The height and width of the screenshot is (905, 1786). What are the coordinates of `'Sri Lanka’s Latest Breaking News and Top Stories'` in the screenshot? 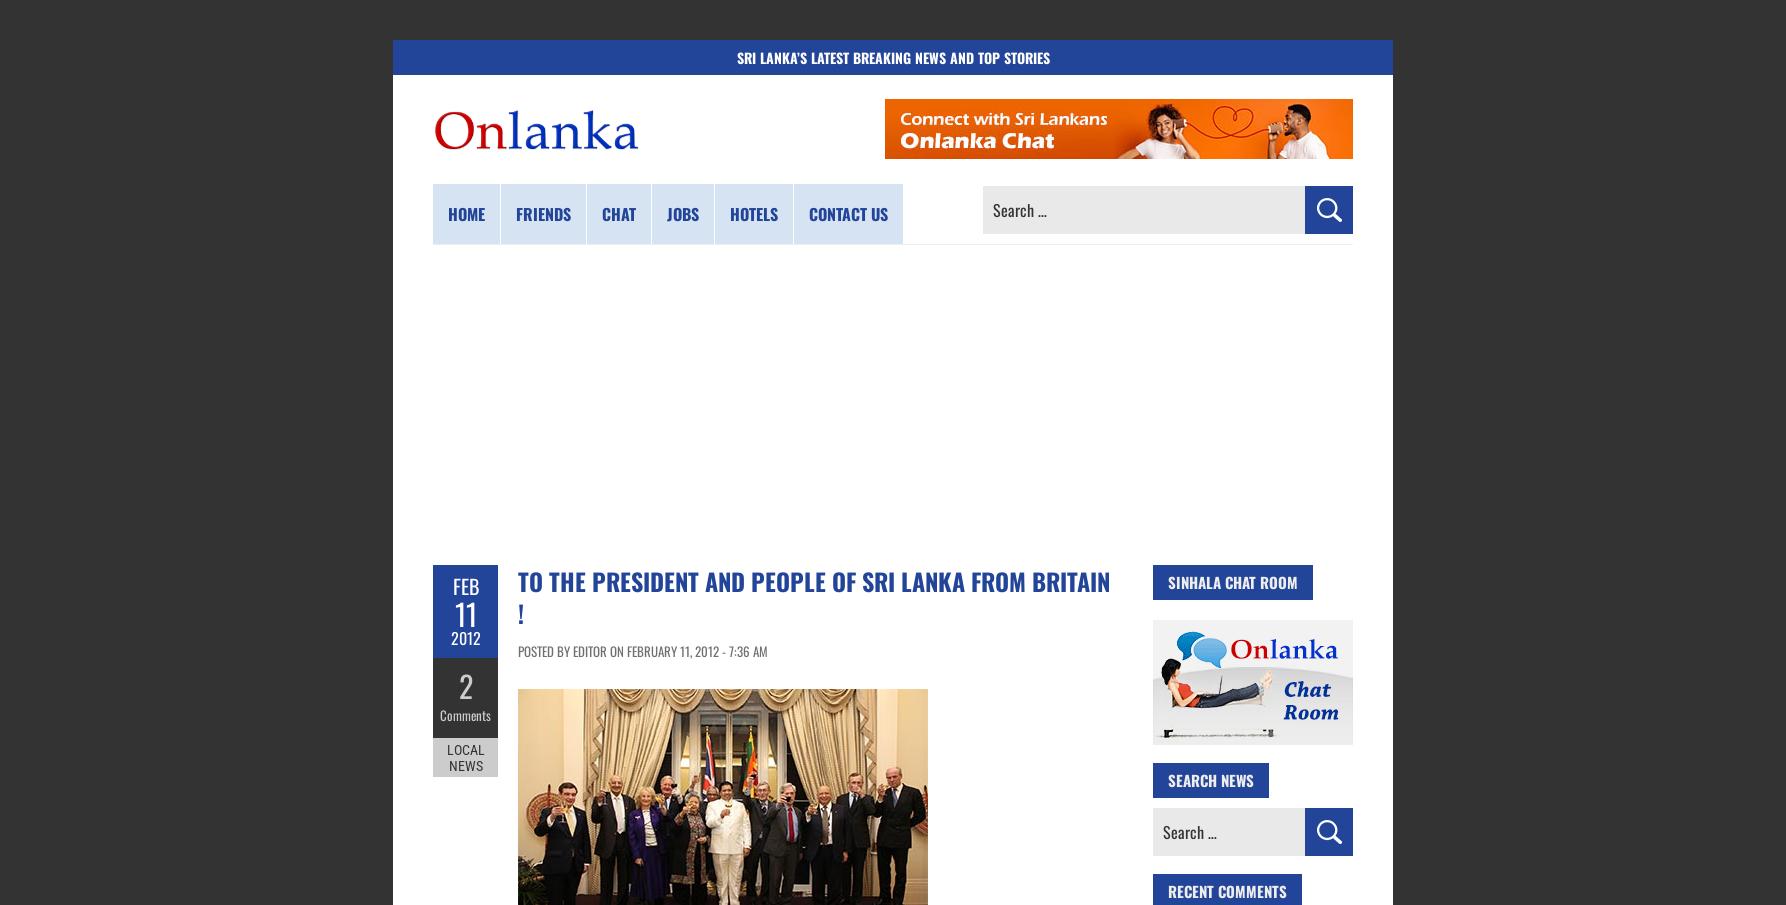 It's located at (891, 57).